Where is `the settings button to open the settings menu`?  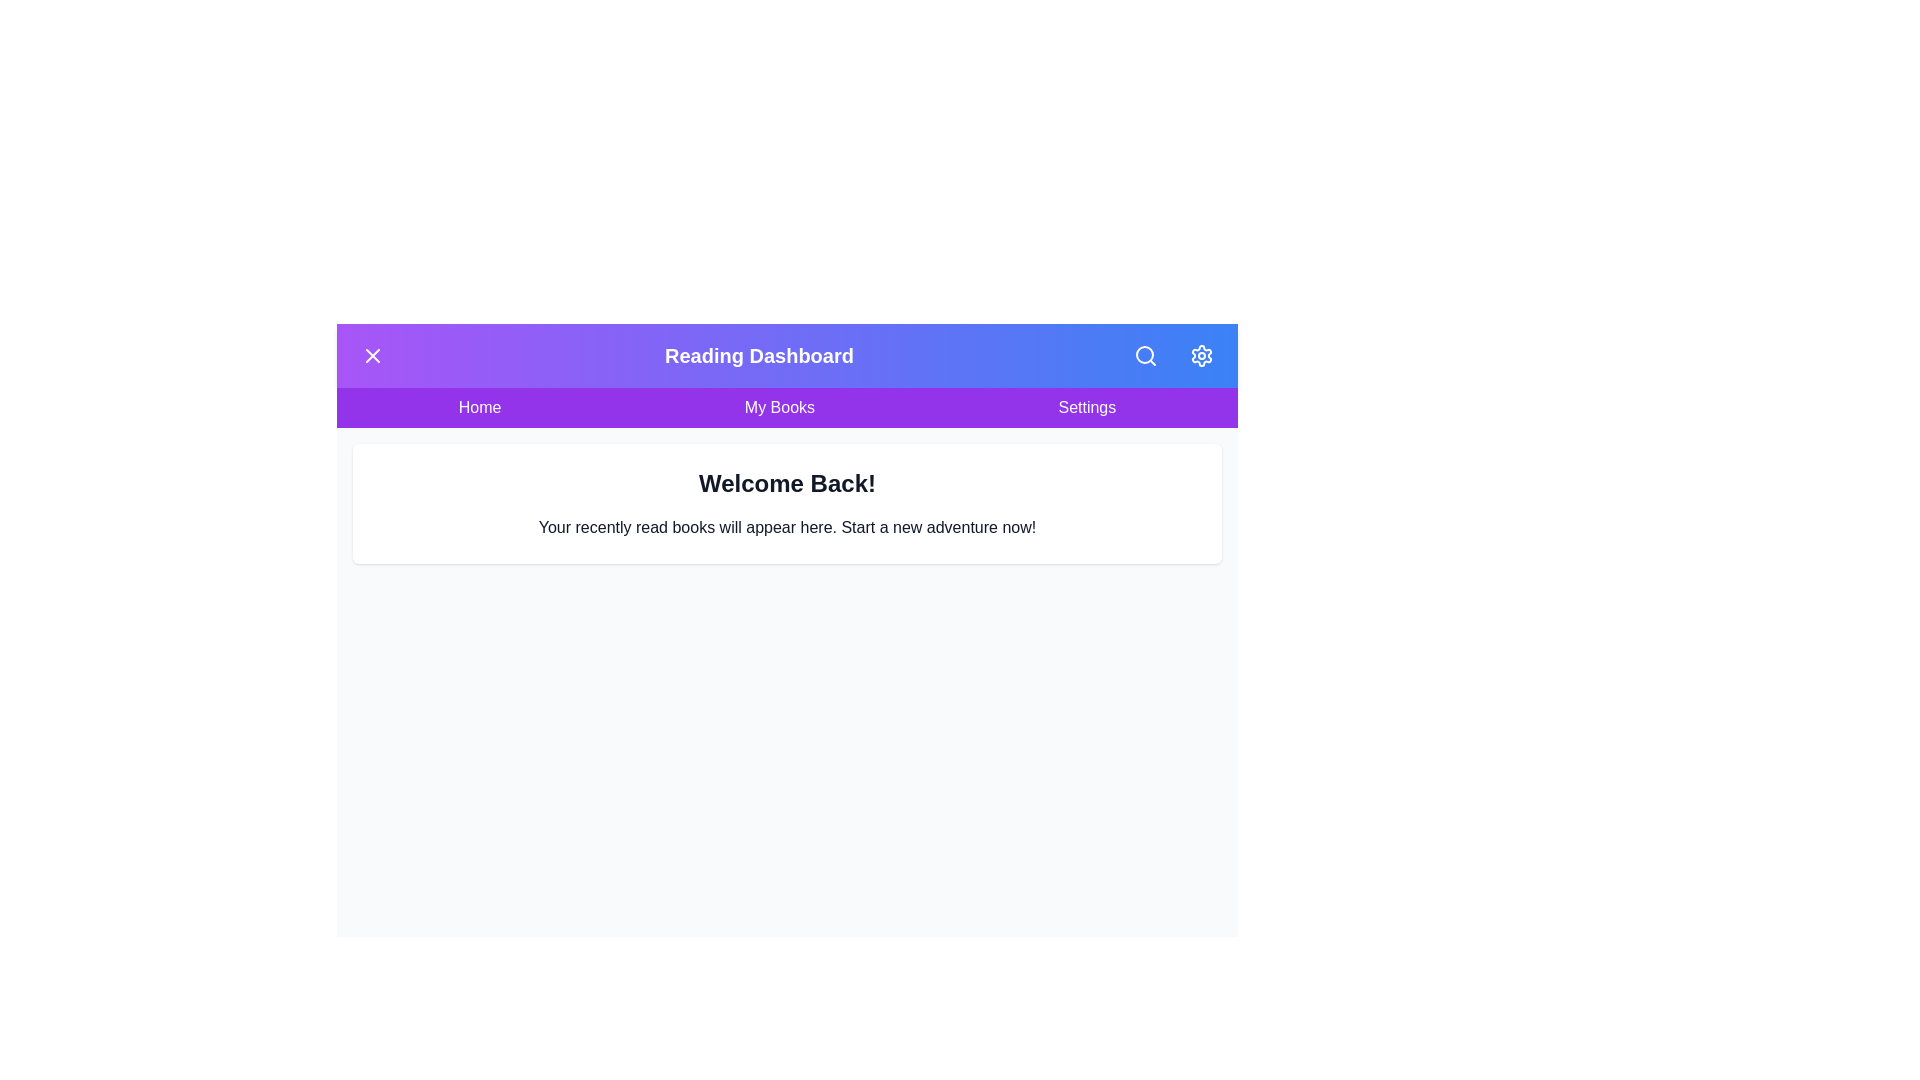
the settings button to open the settings menu is located at coordinates (1200, 354).